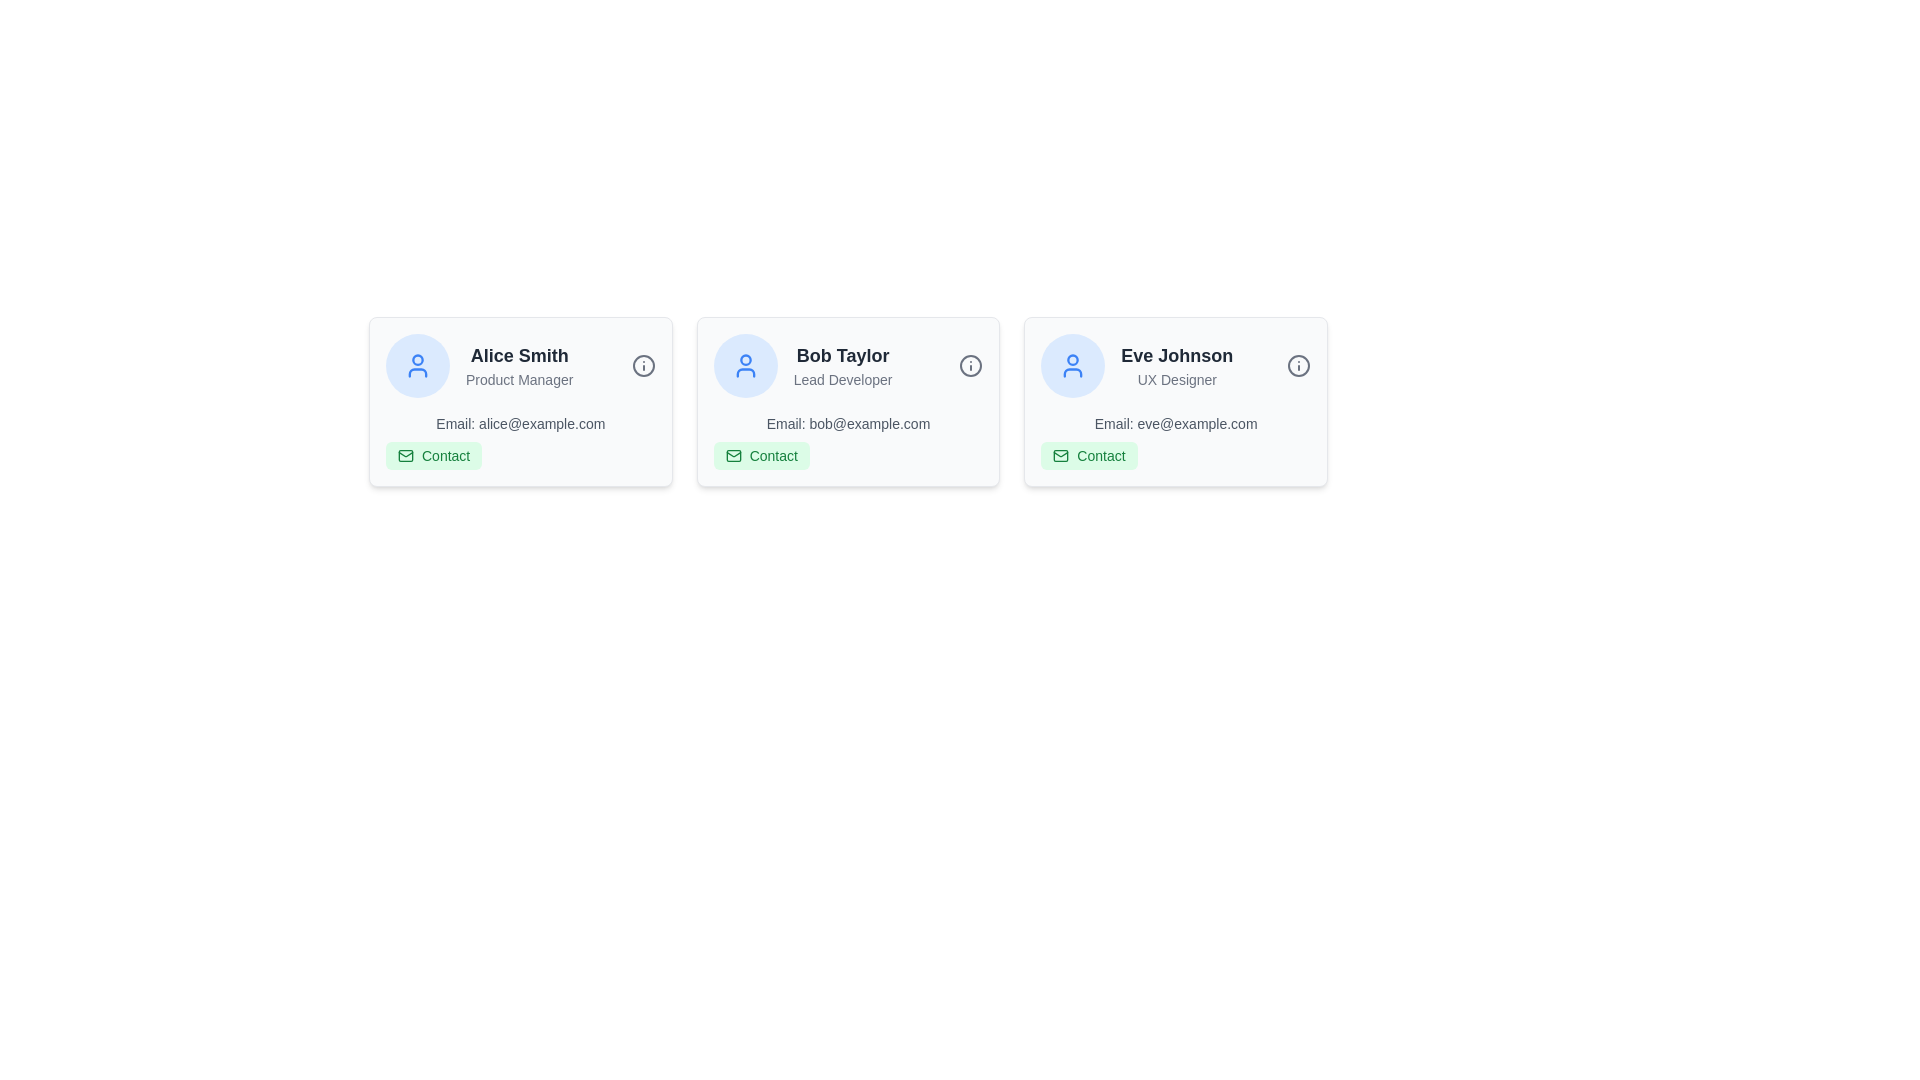 Image resolution: width=1920 pixels, height=1080 pixels. What do you see at coordinates (732, 455) in the screenshot?
I see `the green envelope icon located to the left of the 'Contact' button text within the card labeled 'Bob Taylor'` at bounding box center [732, 455].